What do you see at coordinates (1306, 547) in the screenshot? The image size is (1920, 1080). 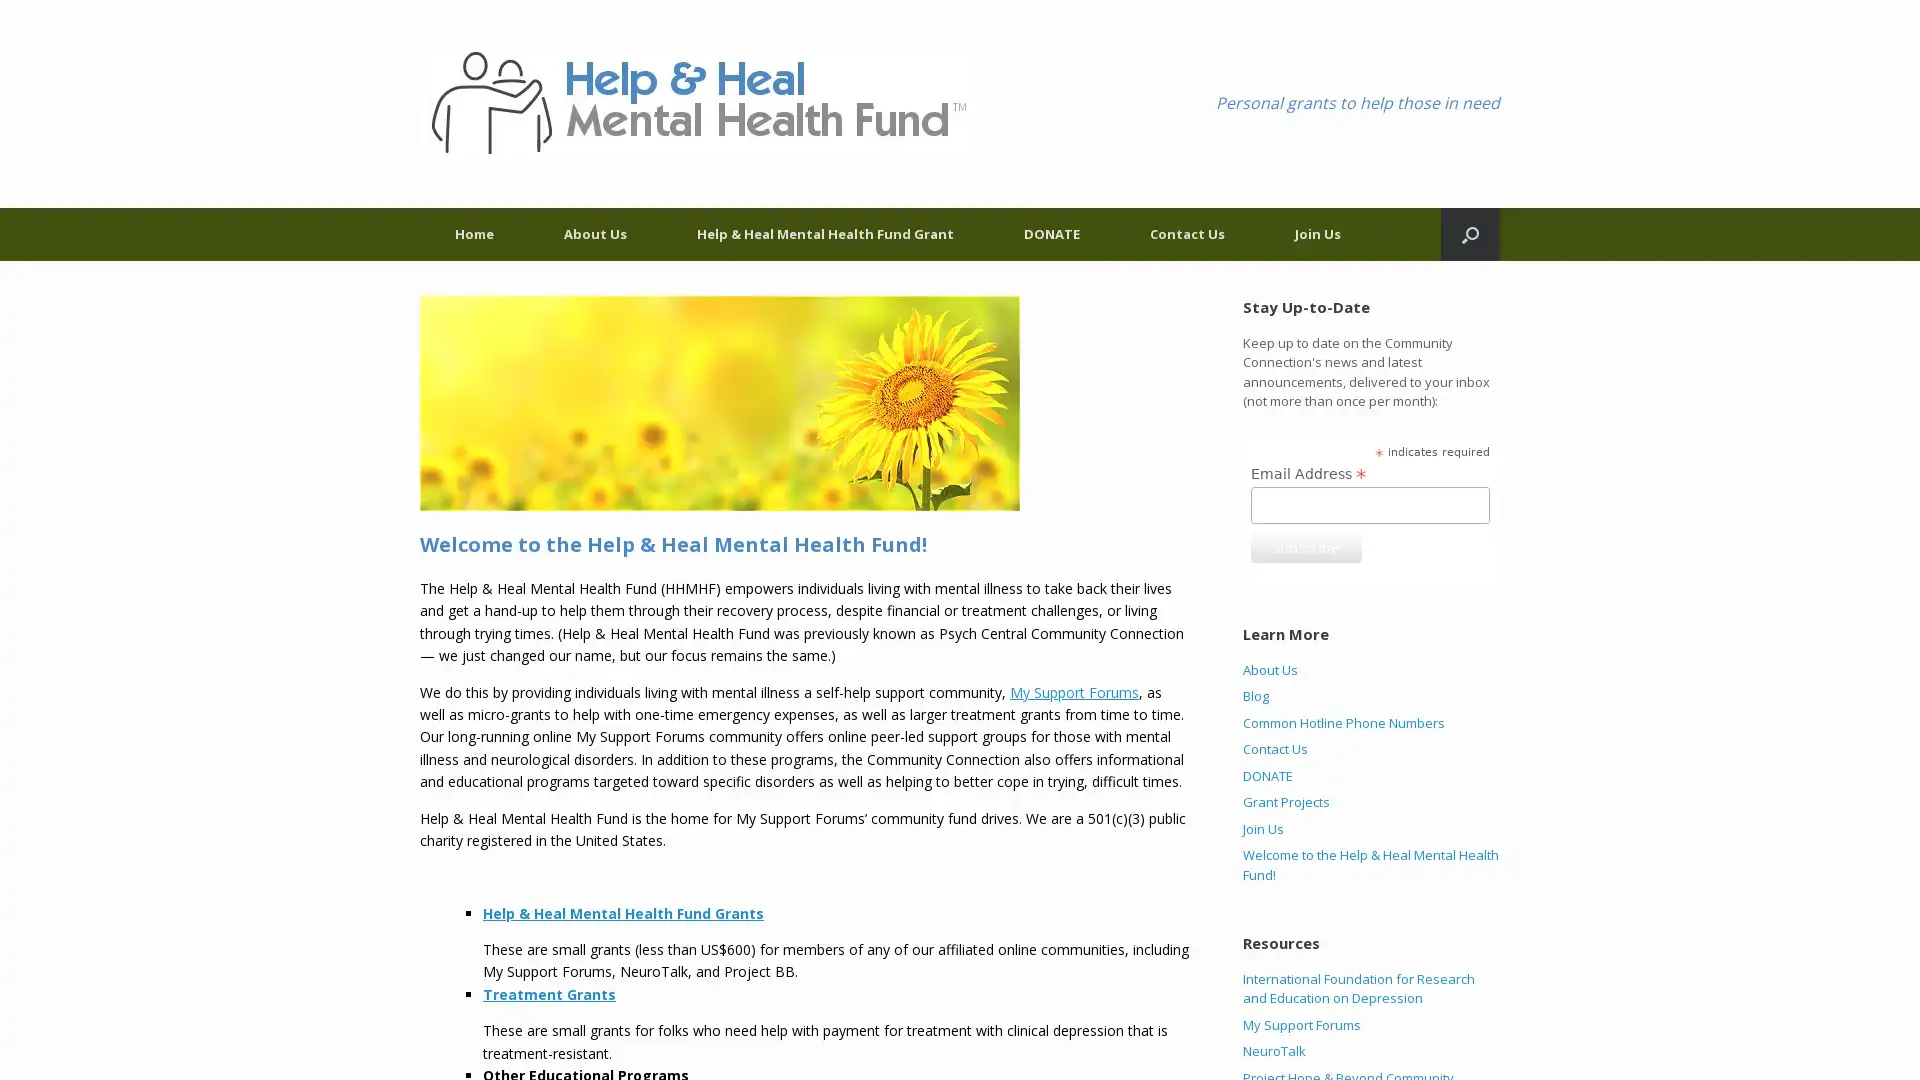 I see `Subscribe` at bounding box center [1306, 547].